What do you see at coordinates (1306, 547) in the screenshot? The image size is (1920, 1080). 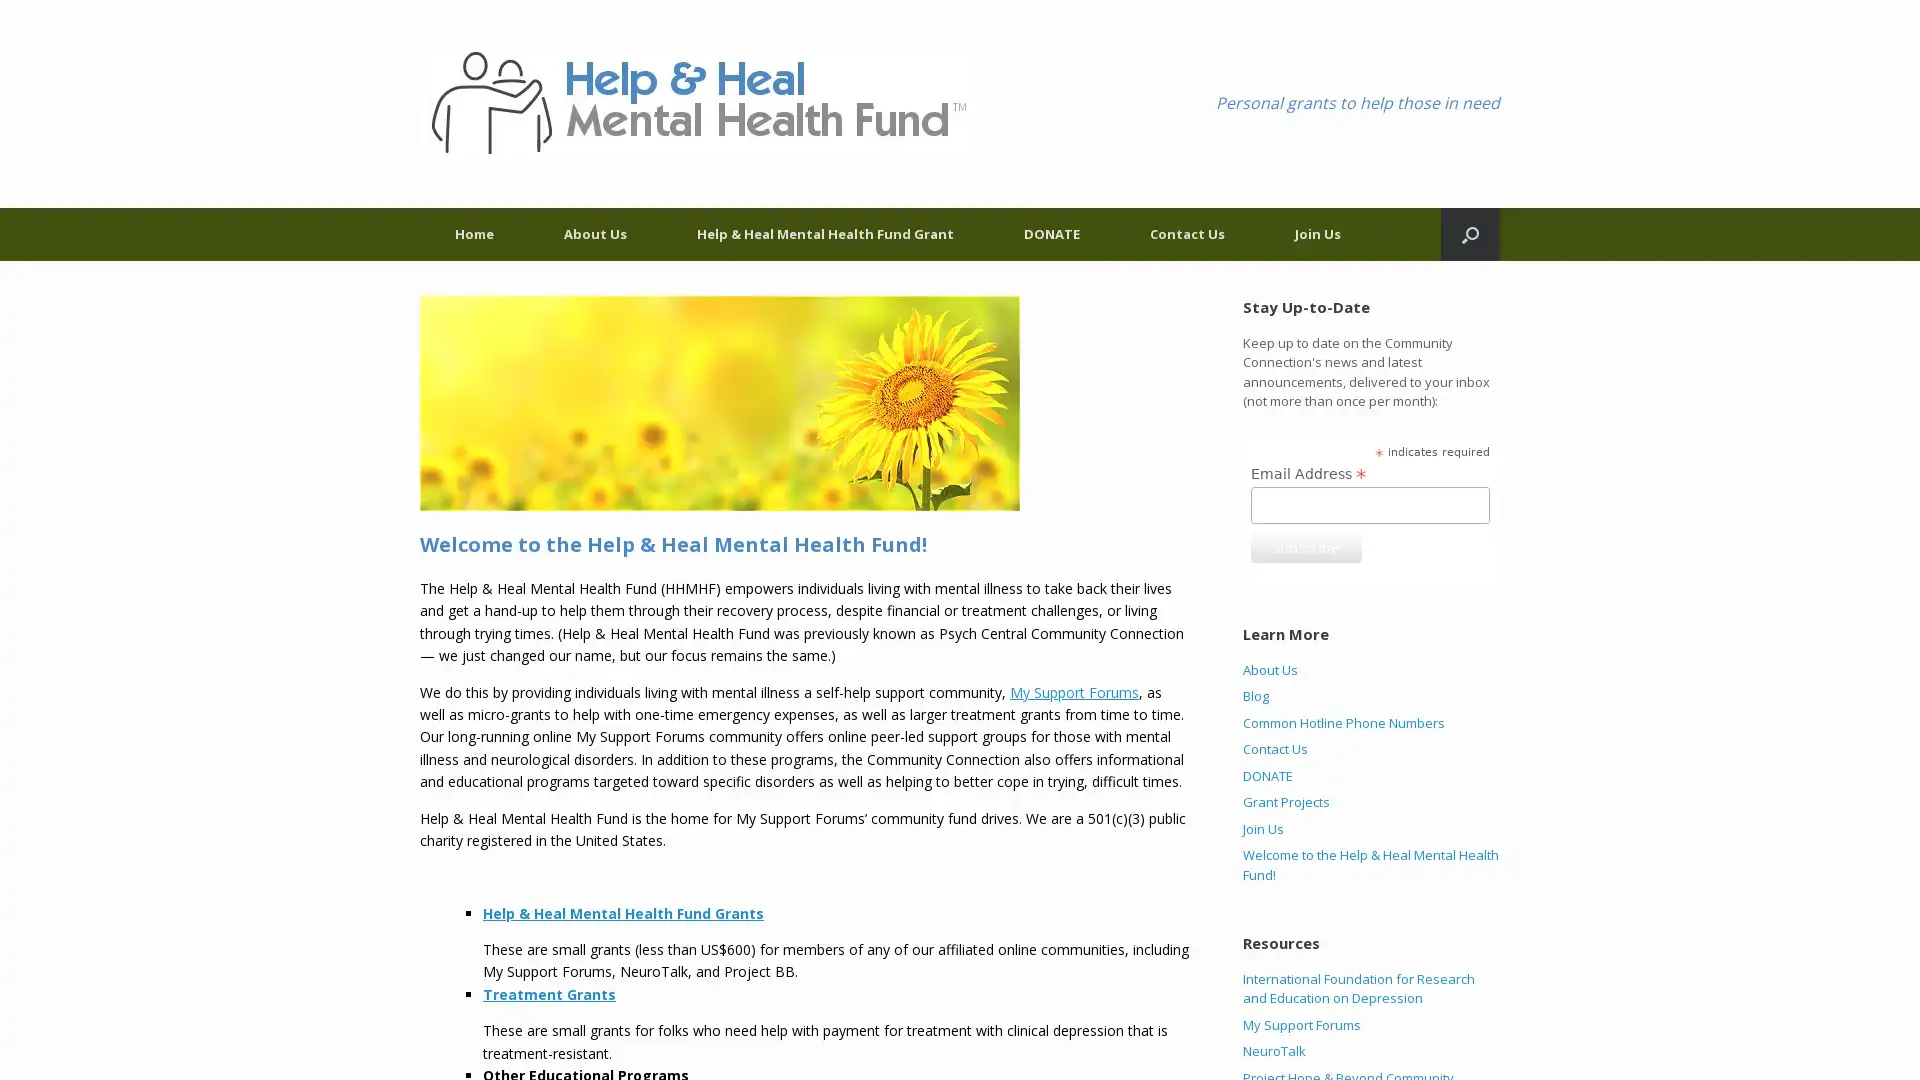 I see `Subscribe` at bounding box center [1306, 547].